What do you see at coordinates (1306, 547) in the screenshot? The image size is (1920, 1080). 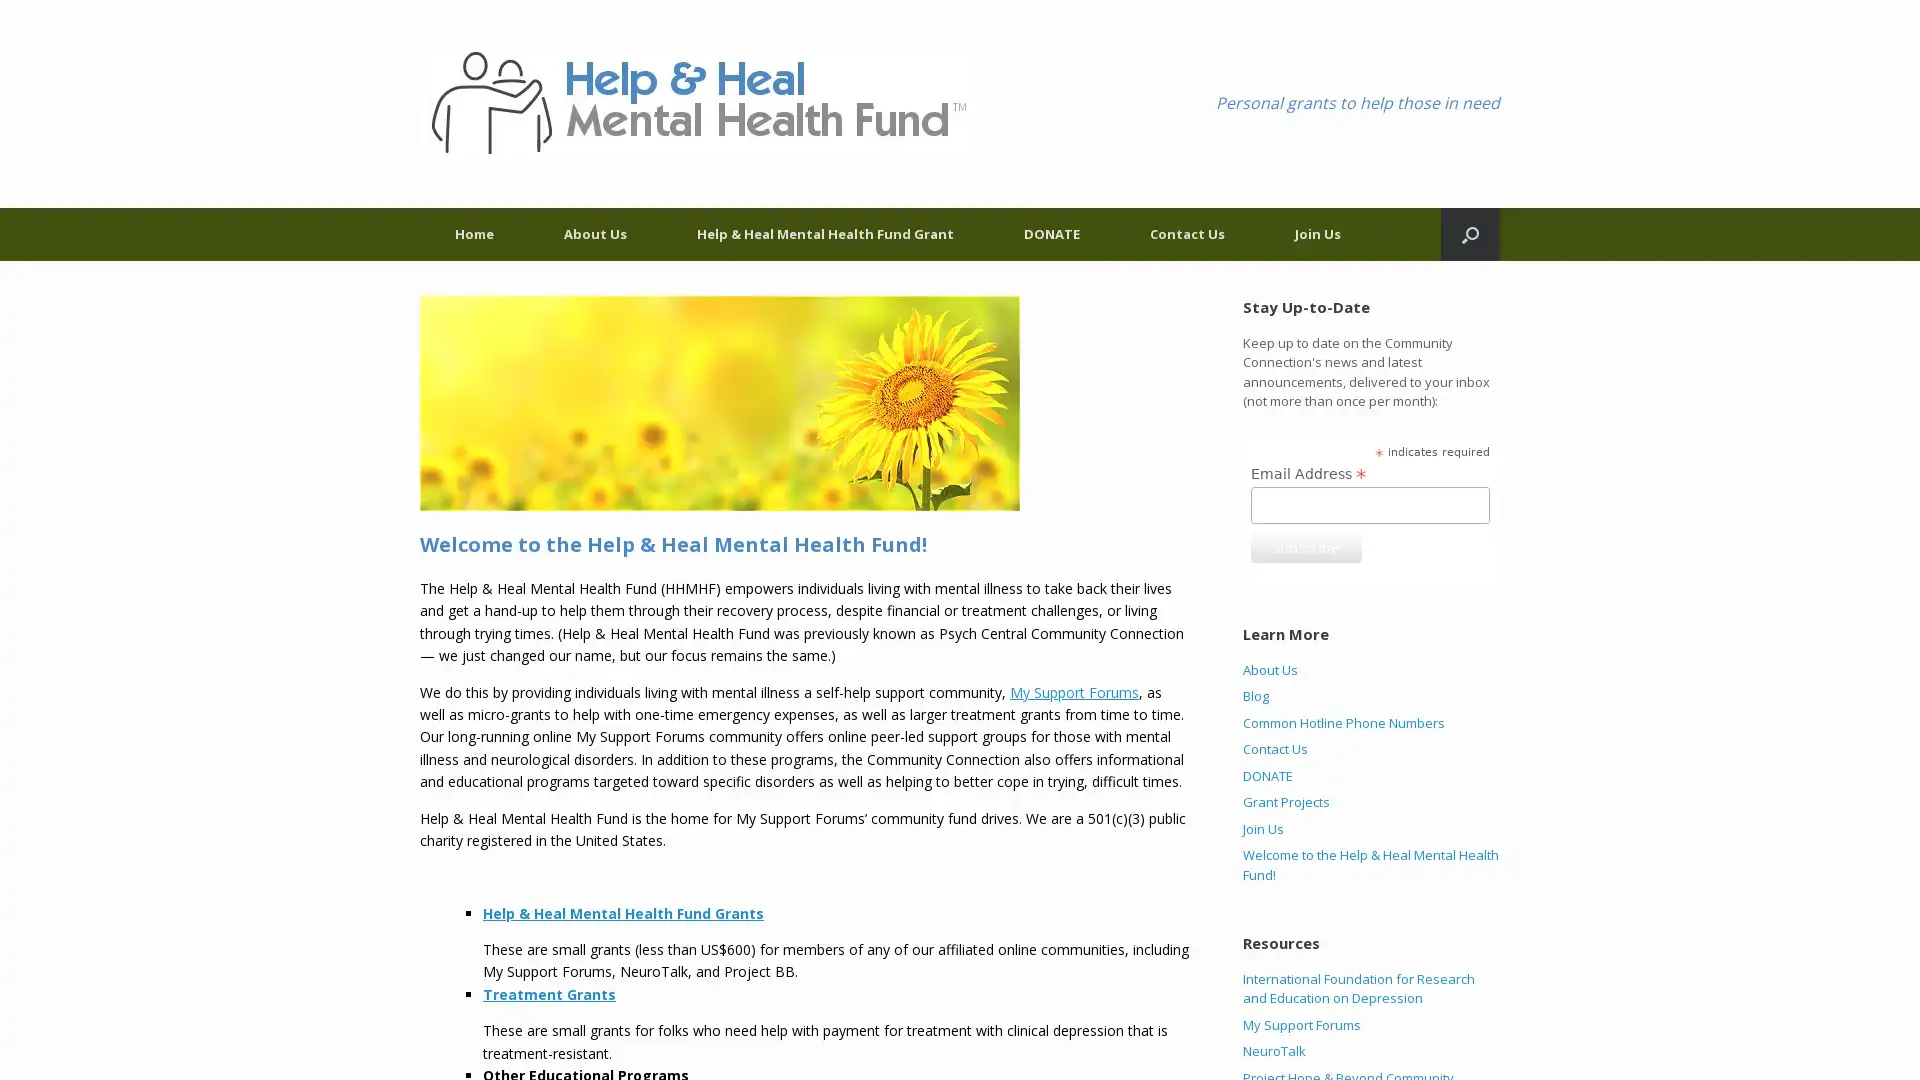 I see `Subscribe` at bounding box center [1306, 547].